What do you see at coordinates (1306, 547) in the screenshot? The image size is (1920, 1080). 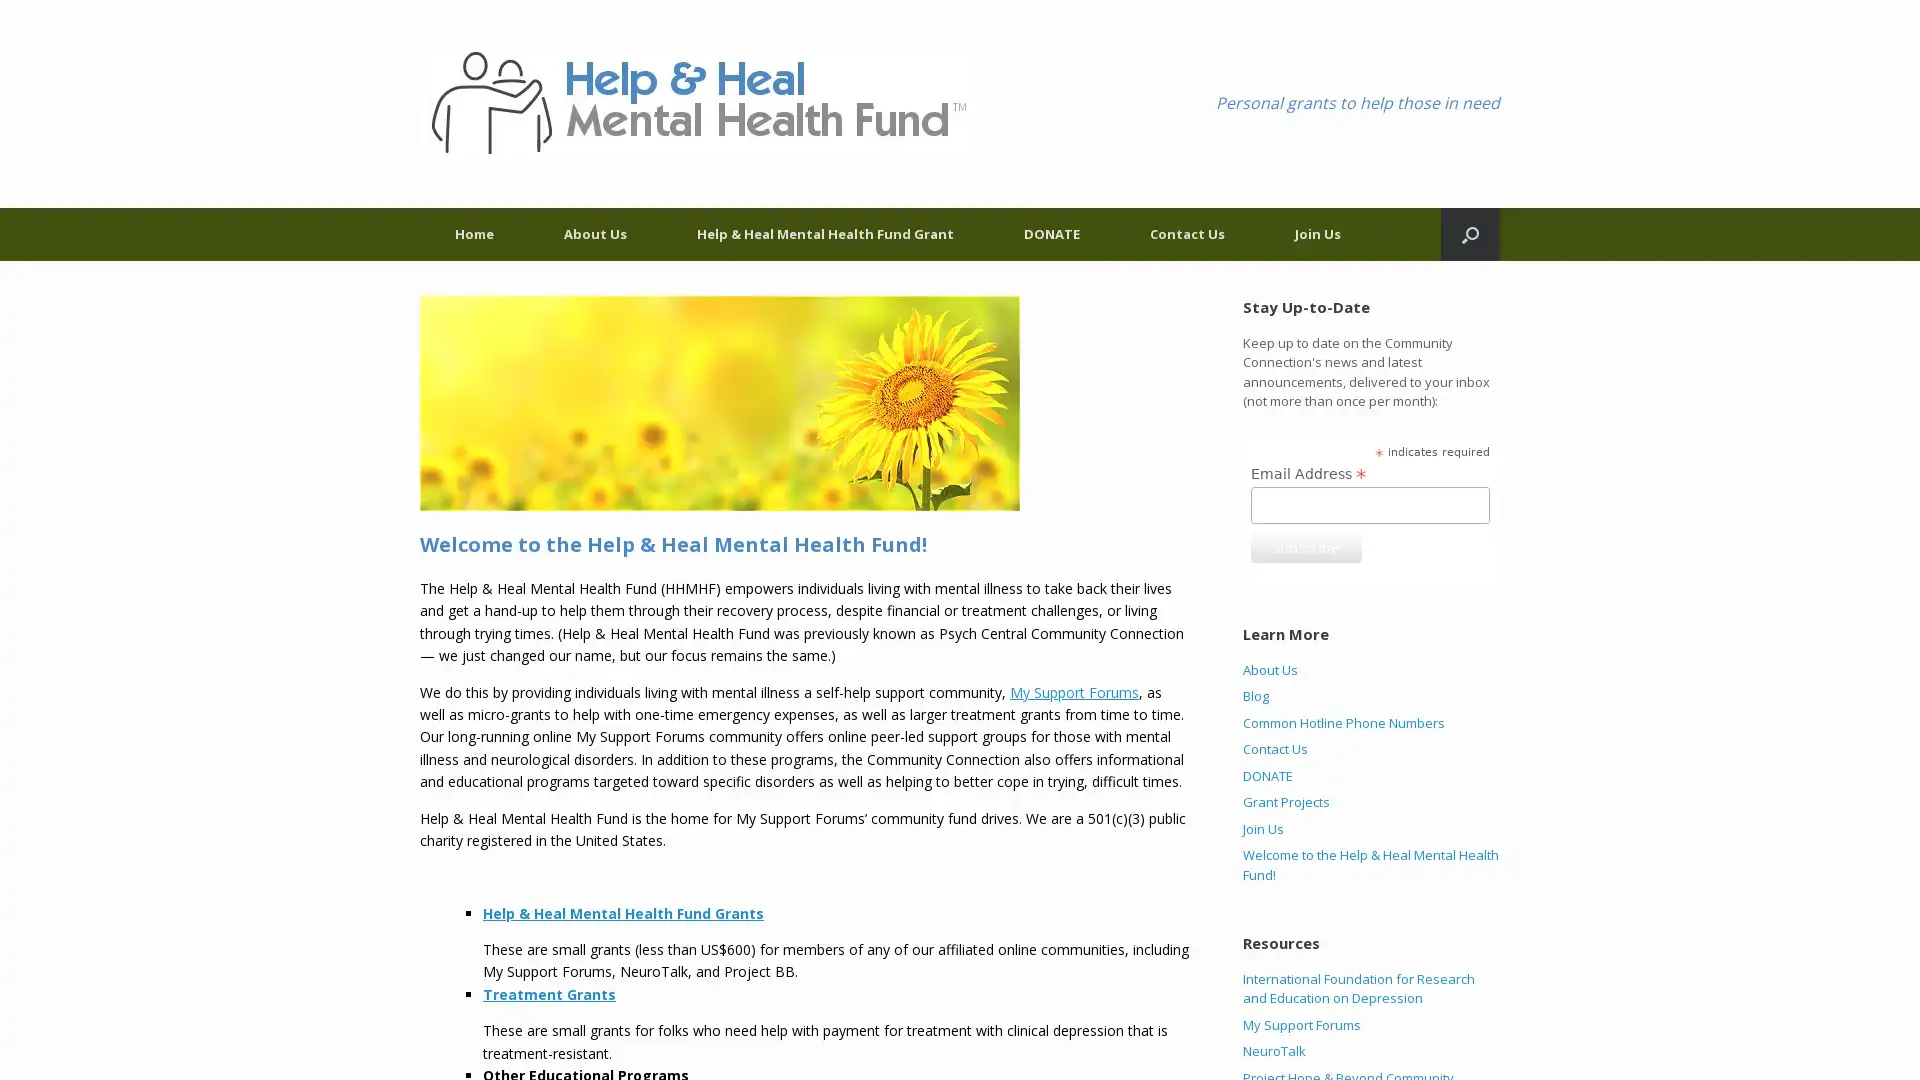 I see `Subscribe` at bounding box center [1306, 547].